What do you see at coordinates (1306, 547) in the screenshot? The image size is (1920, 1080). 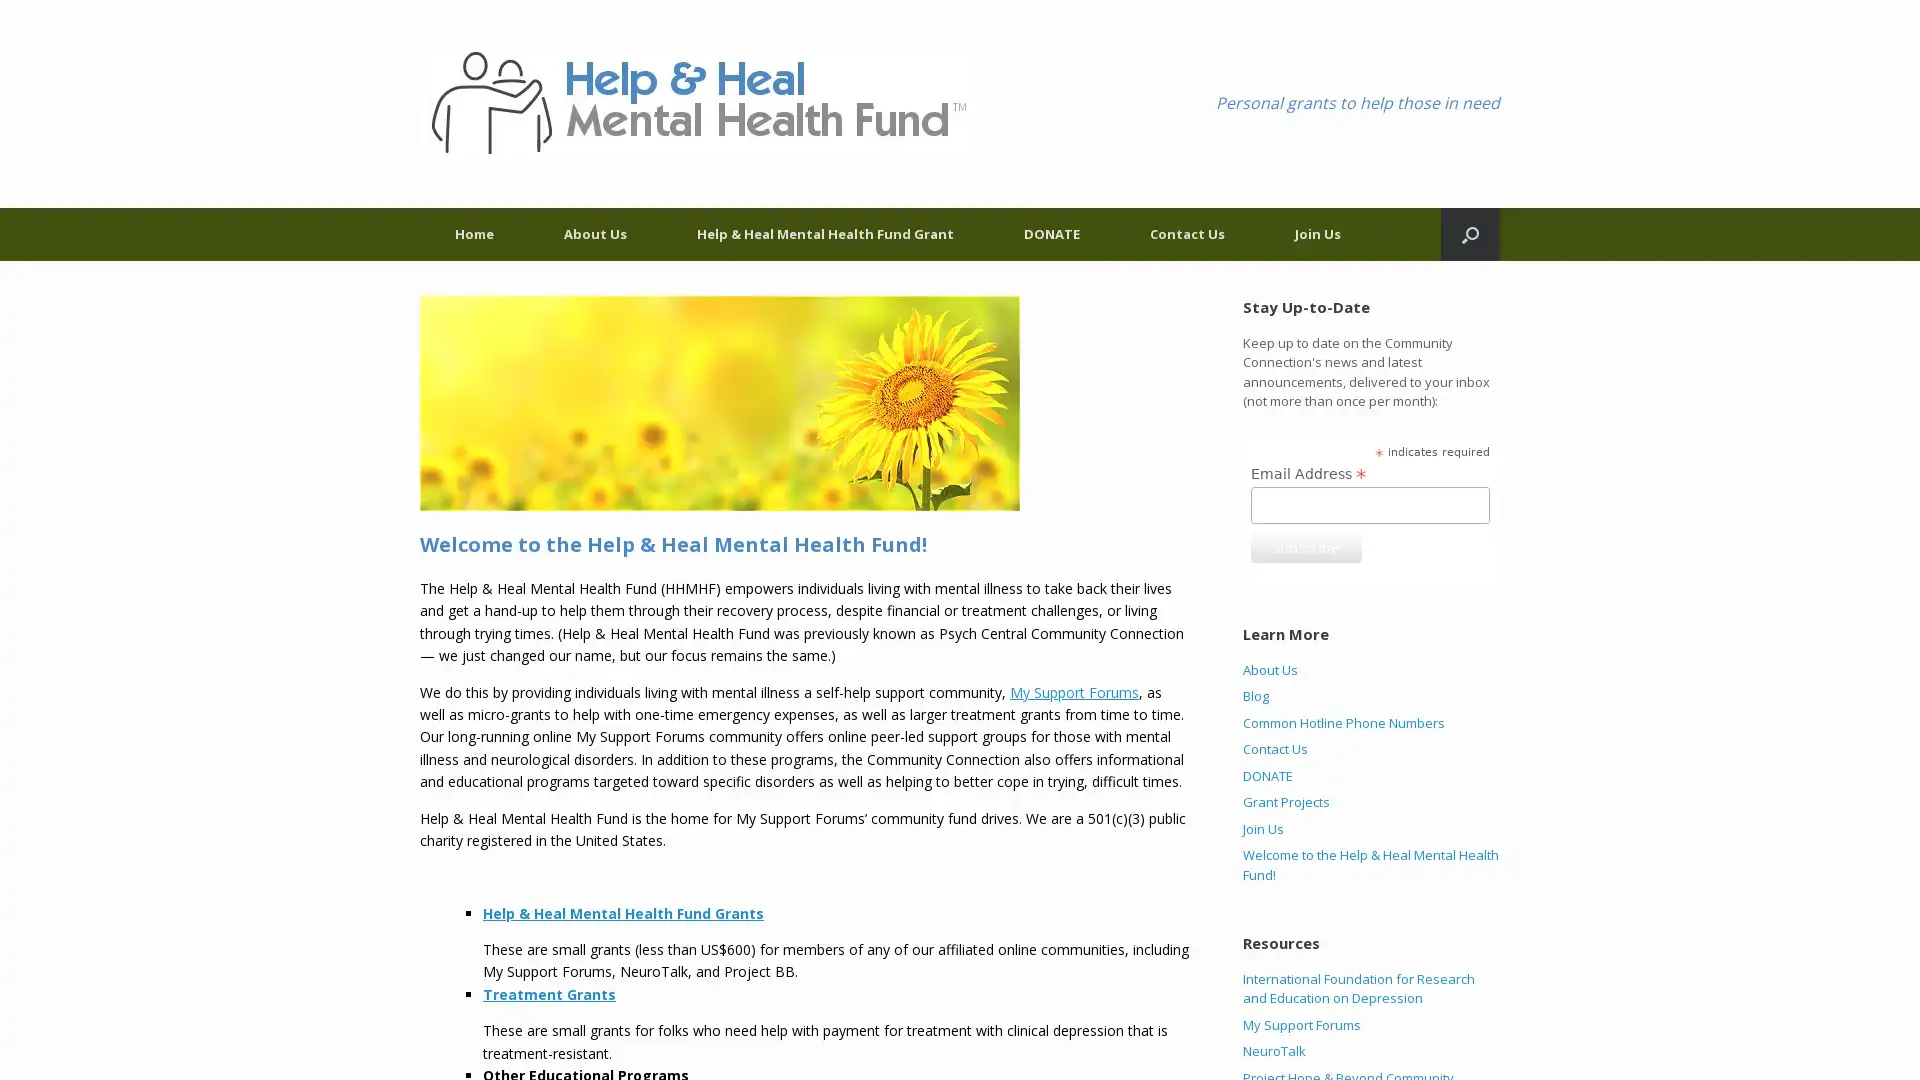 I see `Subscribe` at bounding box center [1306, 547].